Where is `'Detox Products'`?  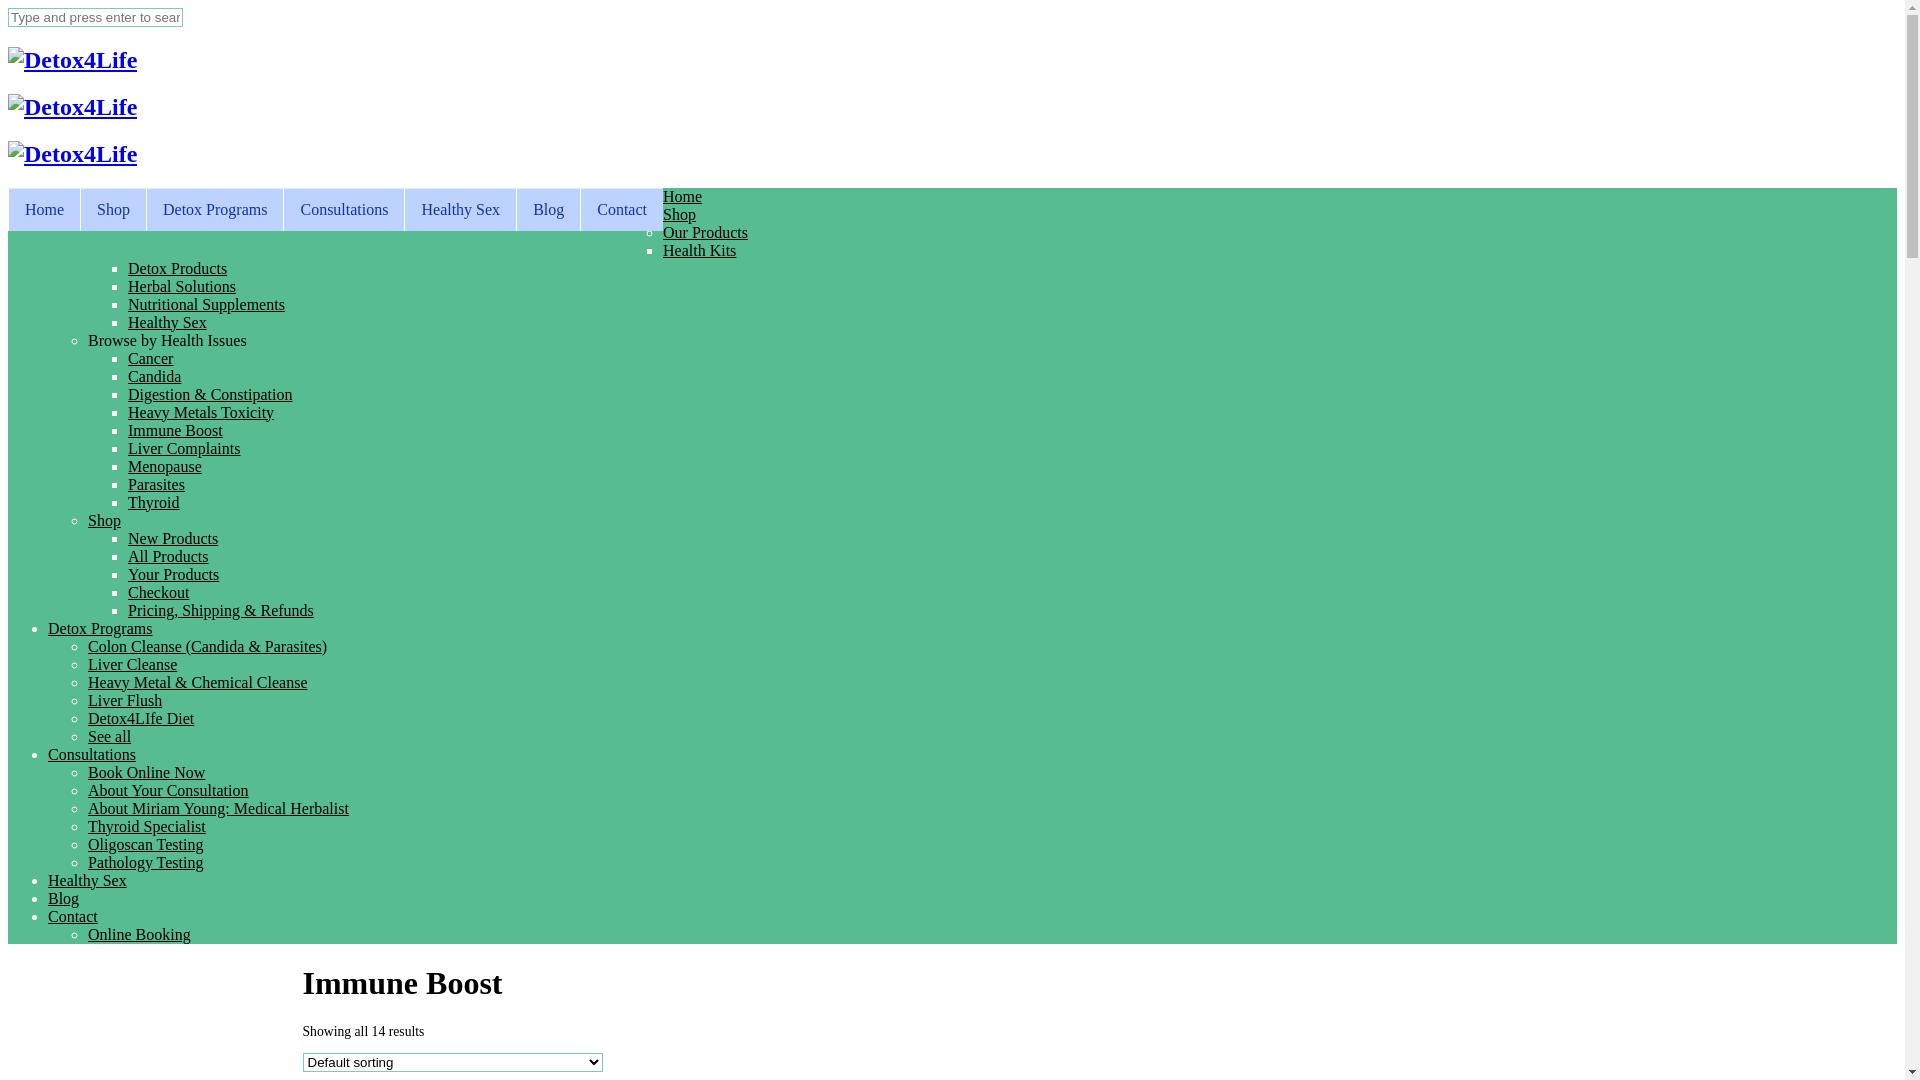
'Detox Products' is located at coordinates (127, 267).